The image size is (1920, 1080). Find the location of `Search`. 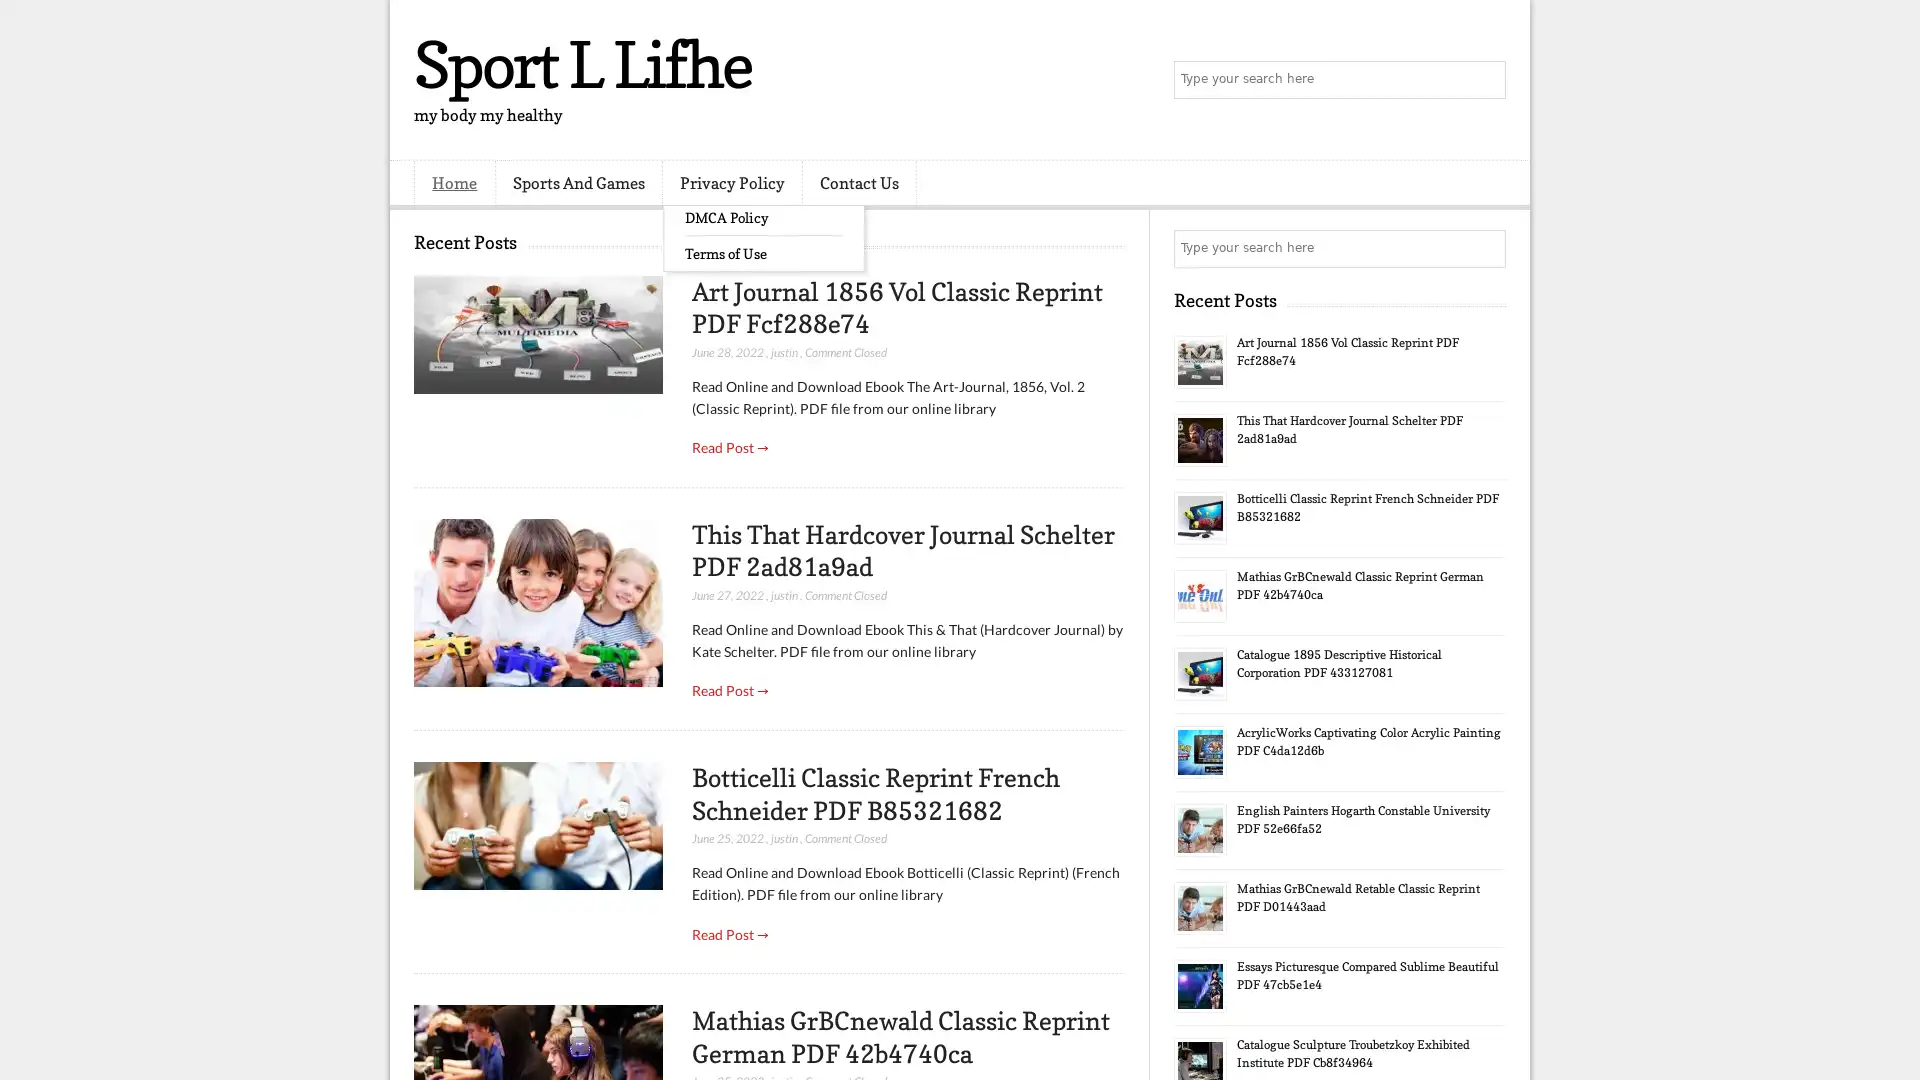

Search is located at coordinates (1485, 80).